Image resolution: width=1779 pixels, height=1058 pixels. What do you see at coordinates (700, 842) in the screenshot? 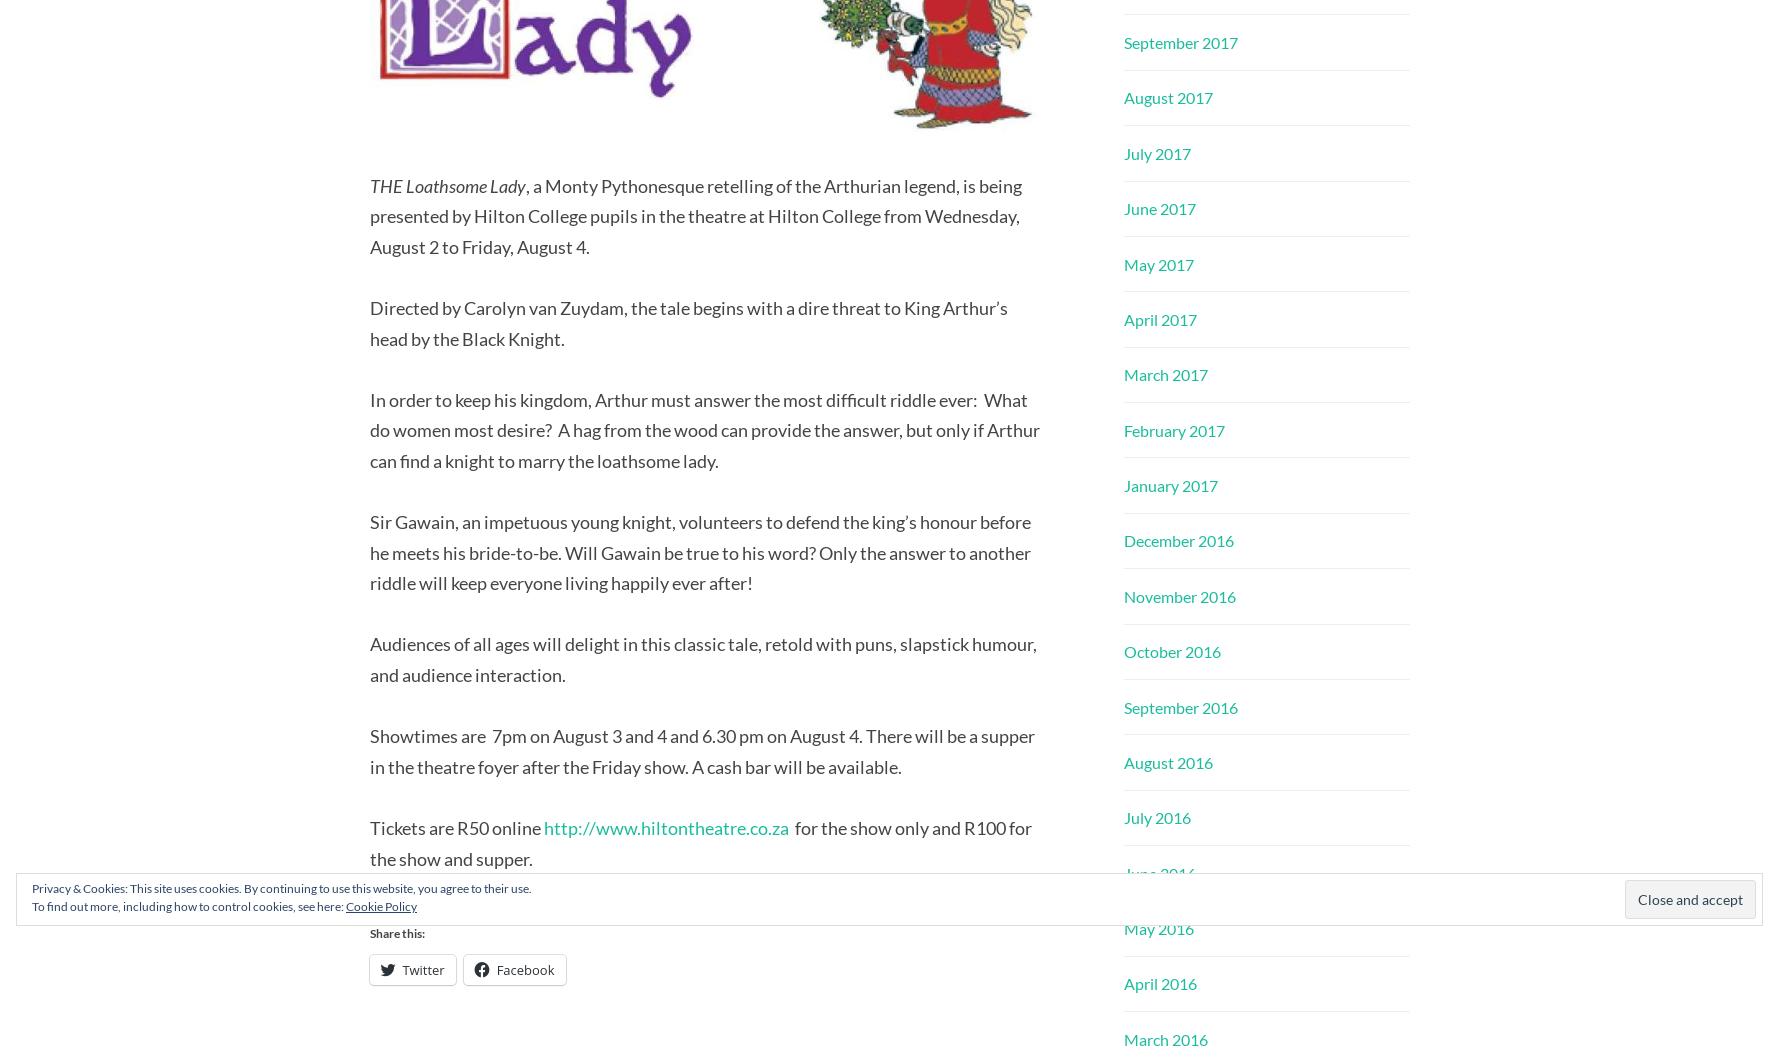
I see `'for the show only and R100 for the show and supper.'` at bounding box center [700, 842].